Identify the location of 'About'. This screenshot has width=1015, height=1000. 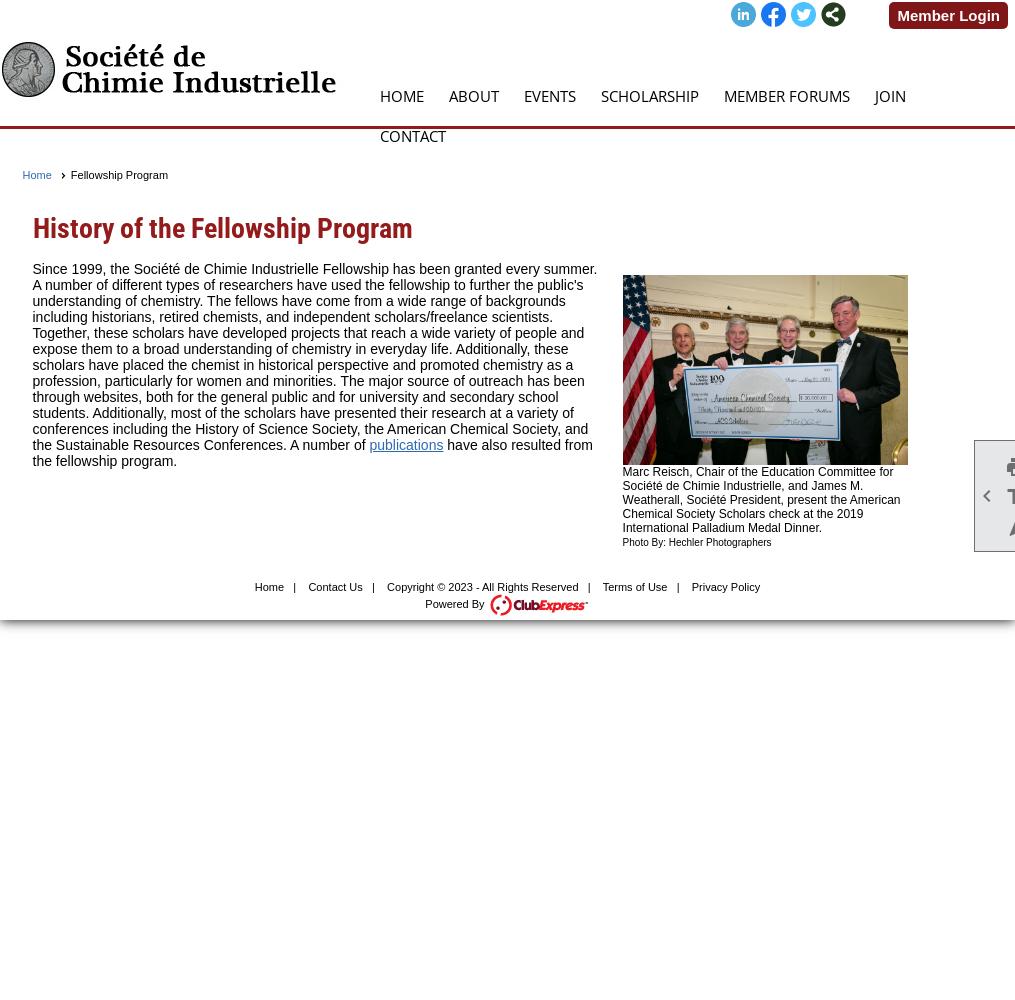
(473, 95).